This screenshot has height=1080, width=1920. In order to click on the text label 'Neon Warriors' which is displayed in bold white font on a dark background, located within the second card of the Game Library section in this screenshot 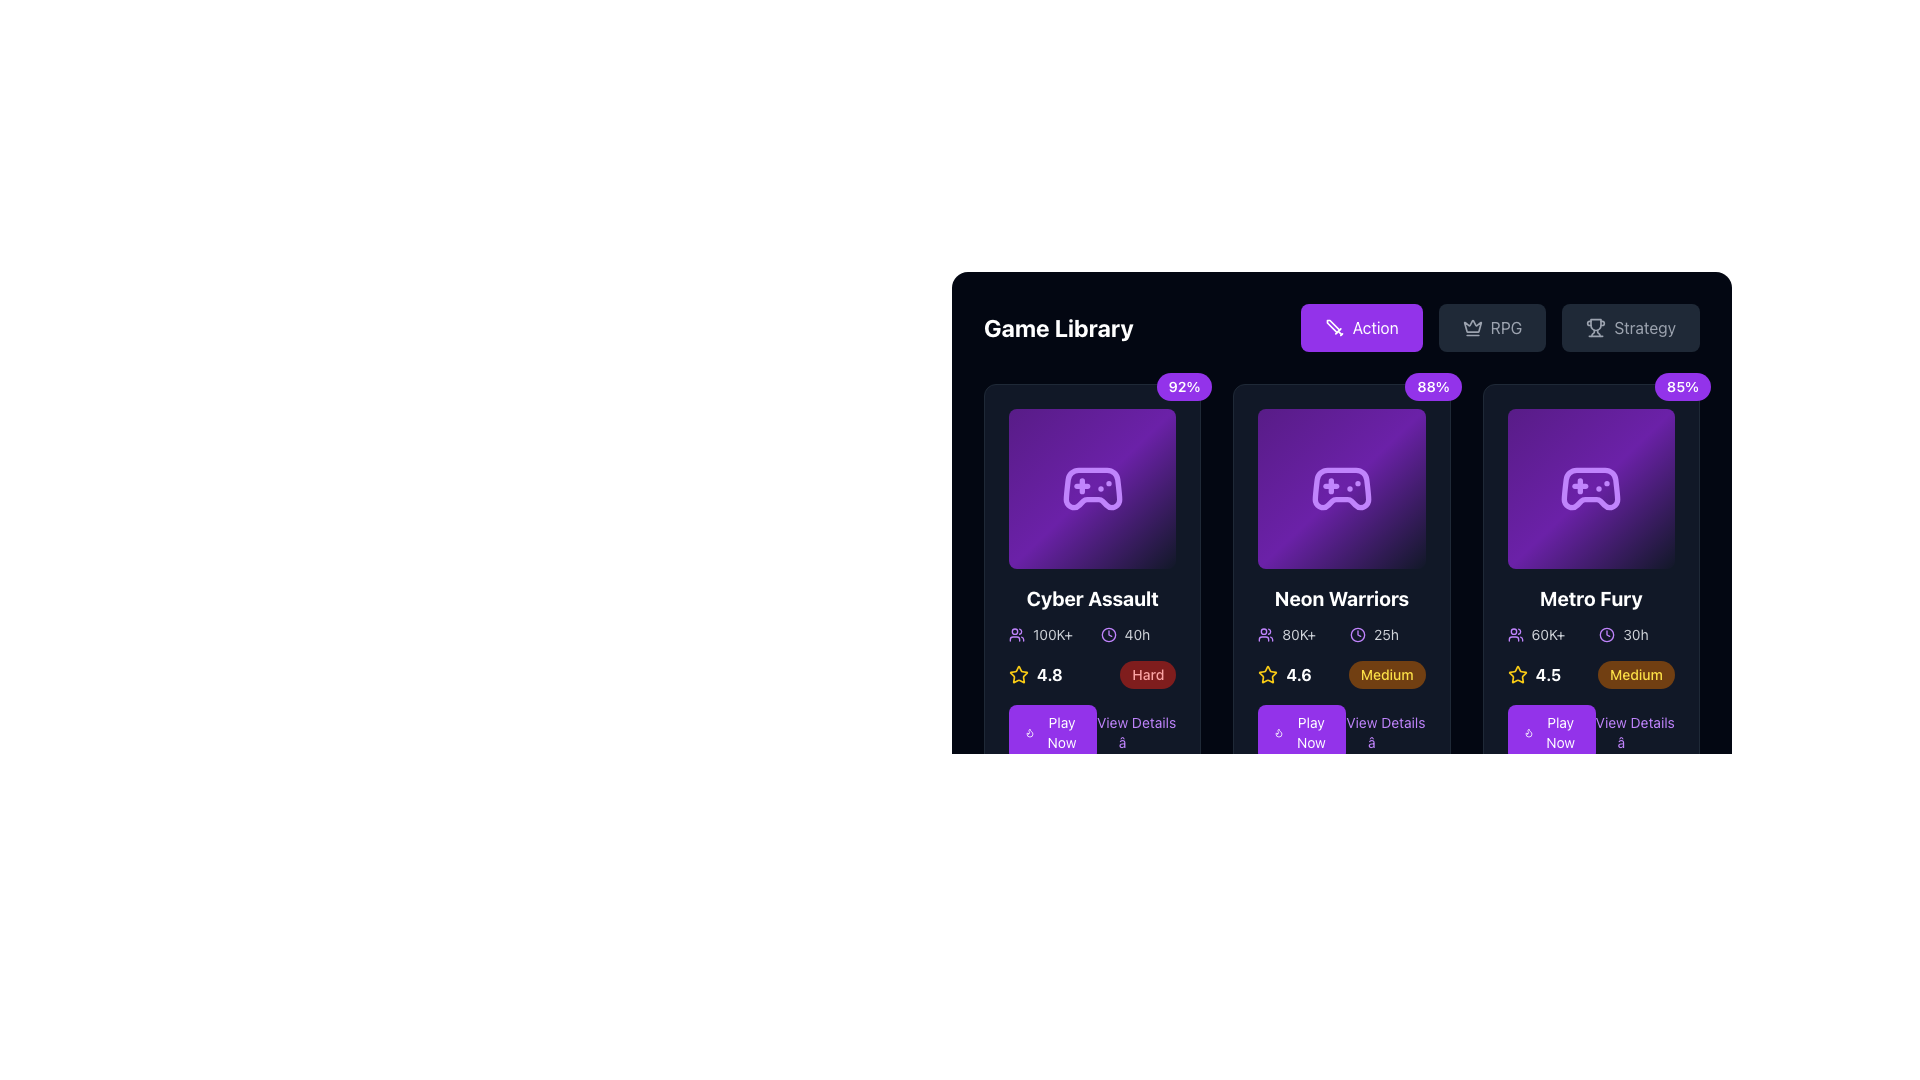, I will do `click(1342, 597)`.